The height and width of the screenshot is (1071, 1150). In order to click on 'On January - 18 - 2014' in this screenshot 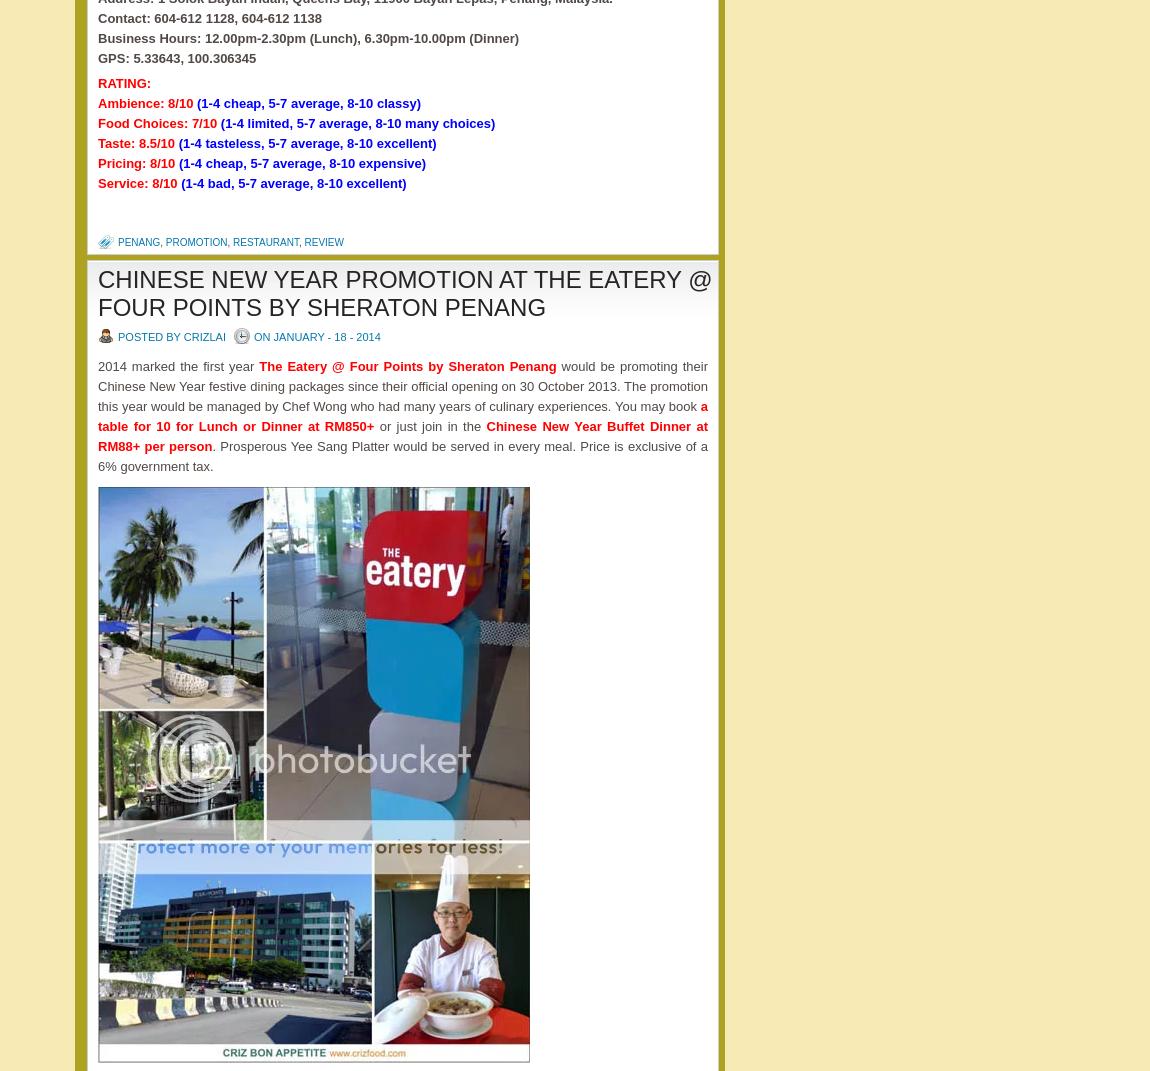, I will do `click(317, 334)`.